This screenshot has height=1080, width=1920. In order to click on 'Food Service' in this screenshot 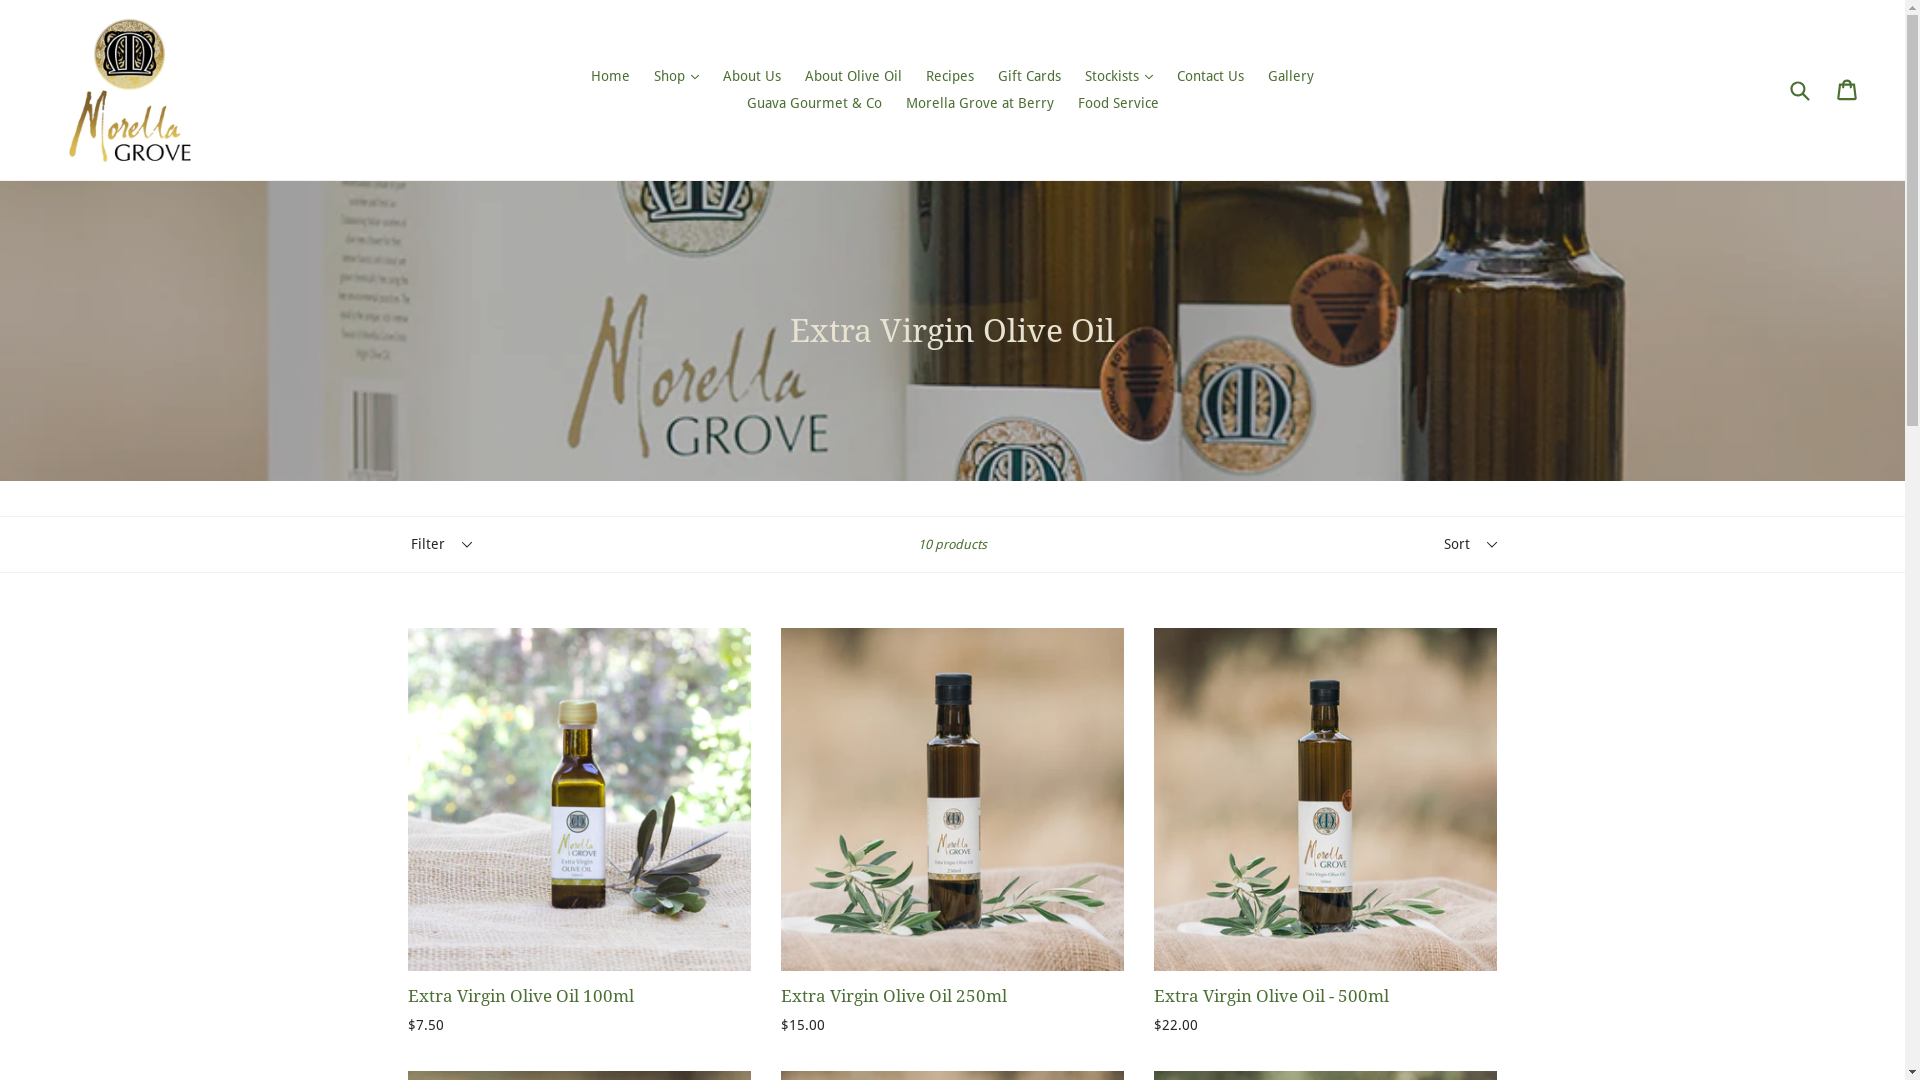, I will do `click(1117, 103)`.